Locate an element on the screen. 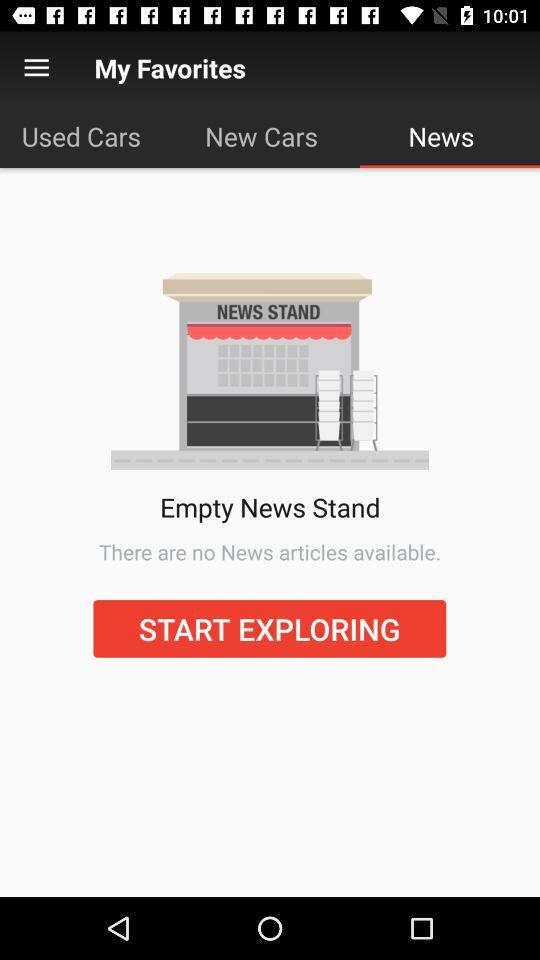 The image size is (540, 960). item next to my favorites icon is located at coordinates (36, 68).